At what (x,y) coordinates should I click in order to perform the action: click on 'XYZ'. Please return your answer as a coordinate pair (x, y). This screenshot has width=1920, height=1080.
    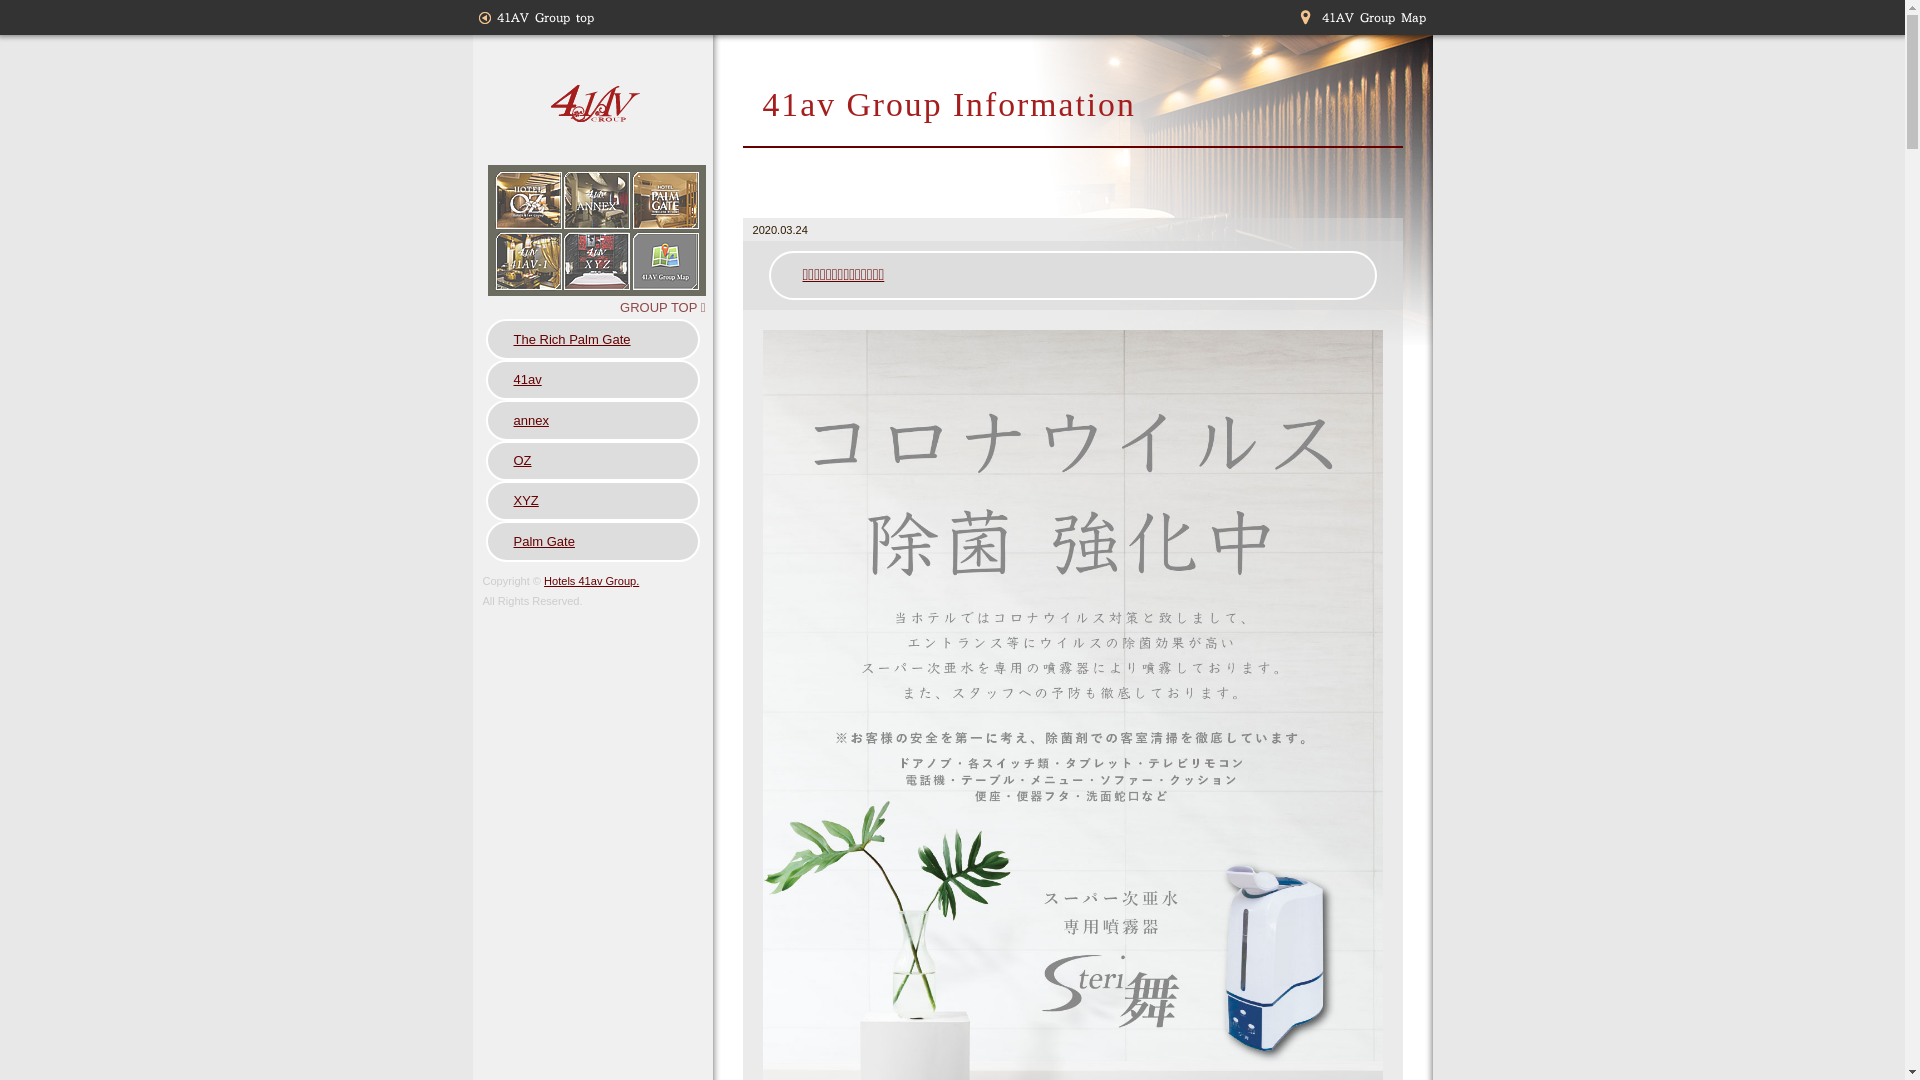
    Looking at the image, I should click on (592, 500).